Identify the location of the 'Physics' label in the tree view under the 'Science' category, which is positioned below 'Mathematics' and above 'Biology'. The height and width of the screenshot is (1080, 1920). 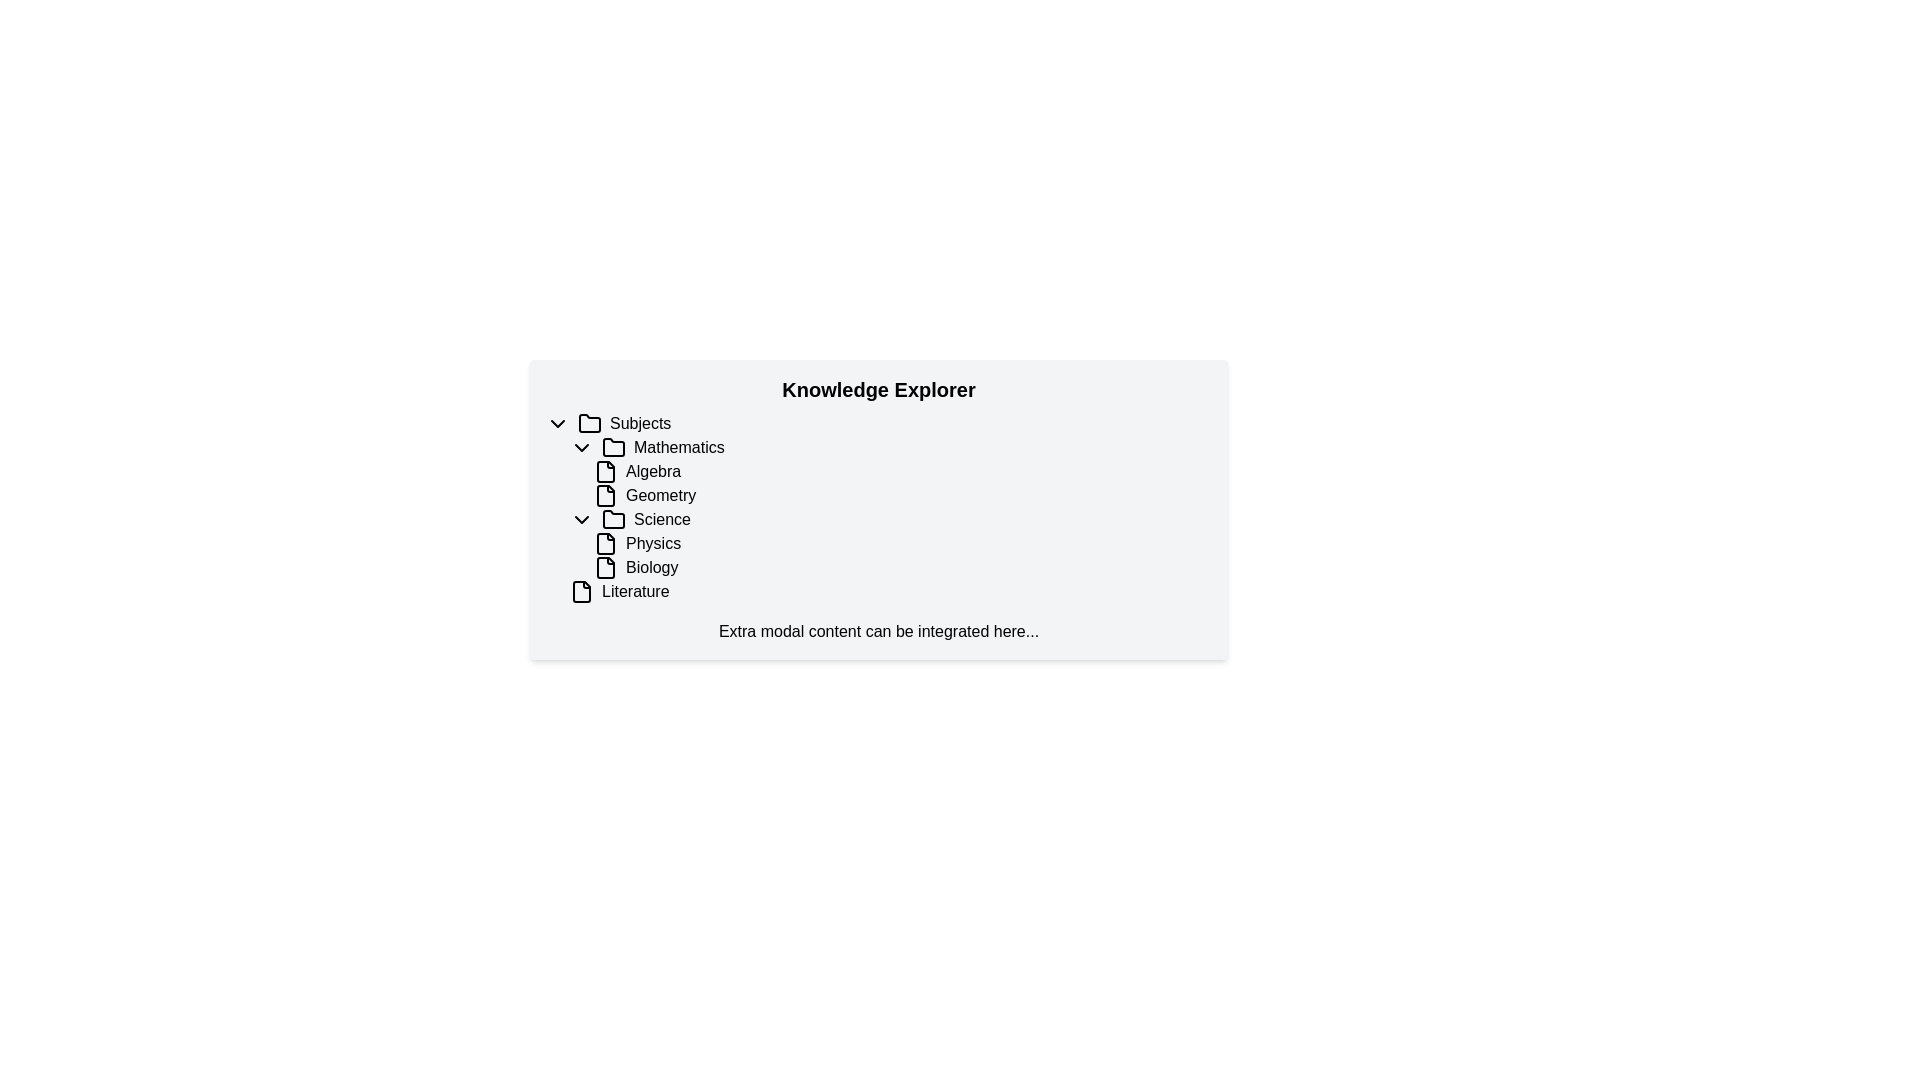
(653, 543).